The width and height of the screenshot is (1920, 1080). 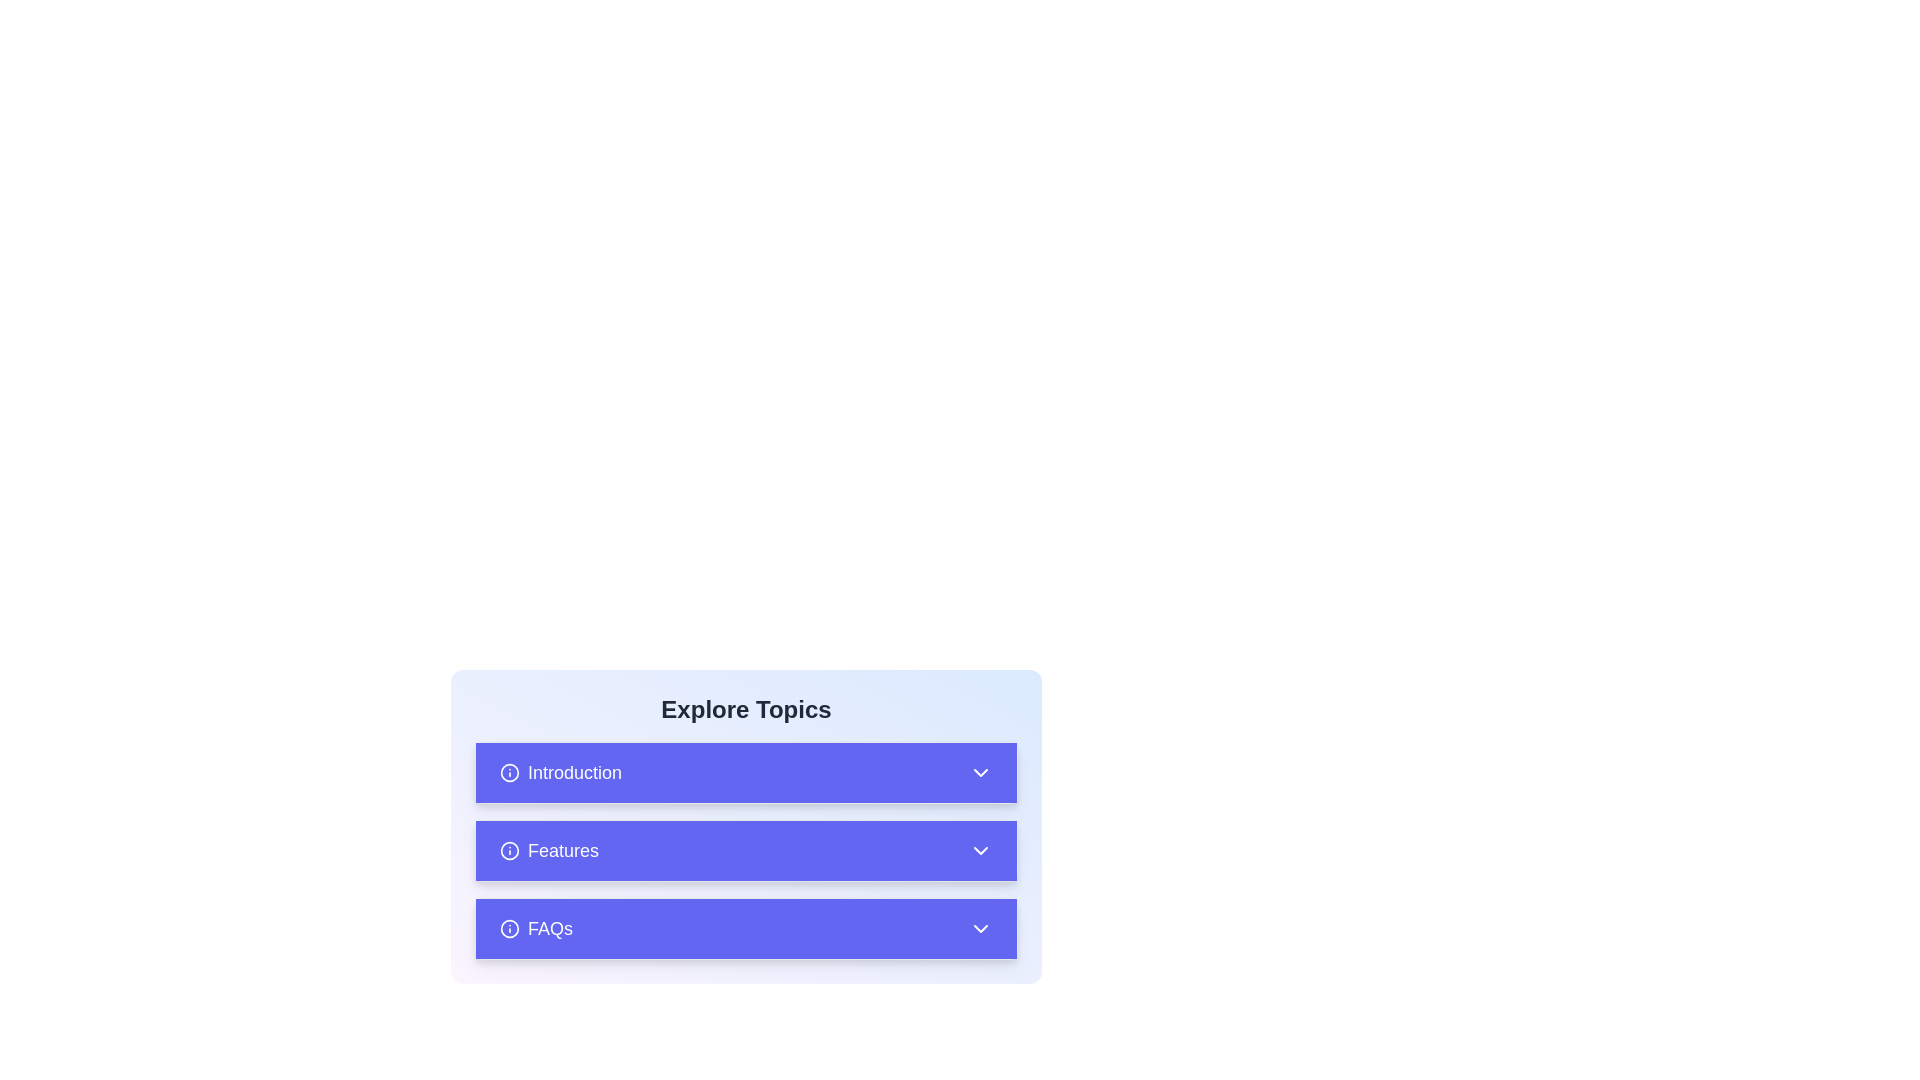 What do you see at coordinates (980, 851) in the screenshot?
I see `the downward-facing chevron icon within the 'Features' section` at bounding box center [980, 851].